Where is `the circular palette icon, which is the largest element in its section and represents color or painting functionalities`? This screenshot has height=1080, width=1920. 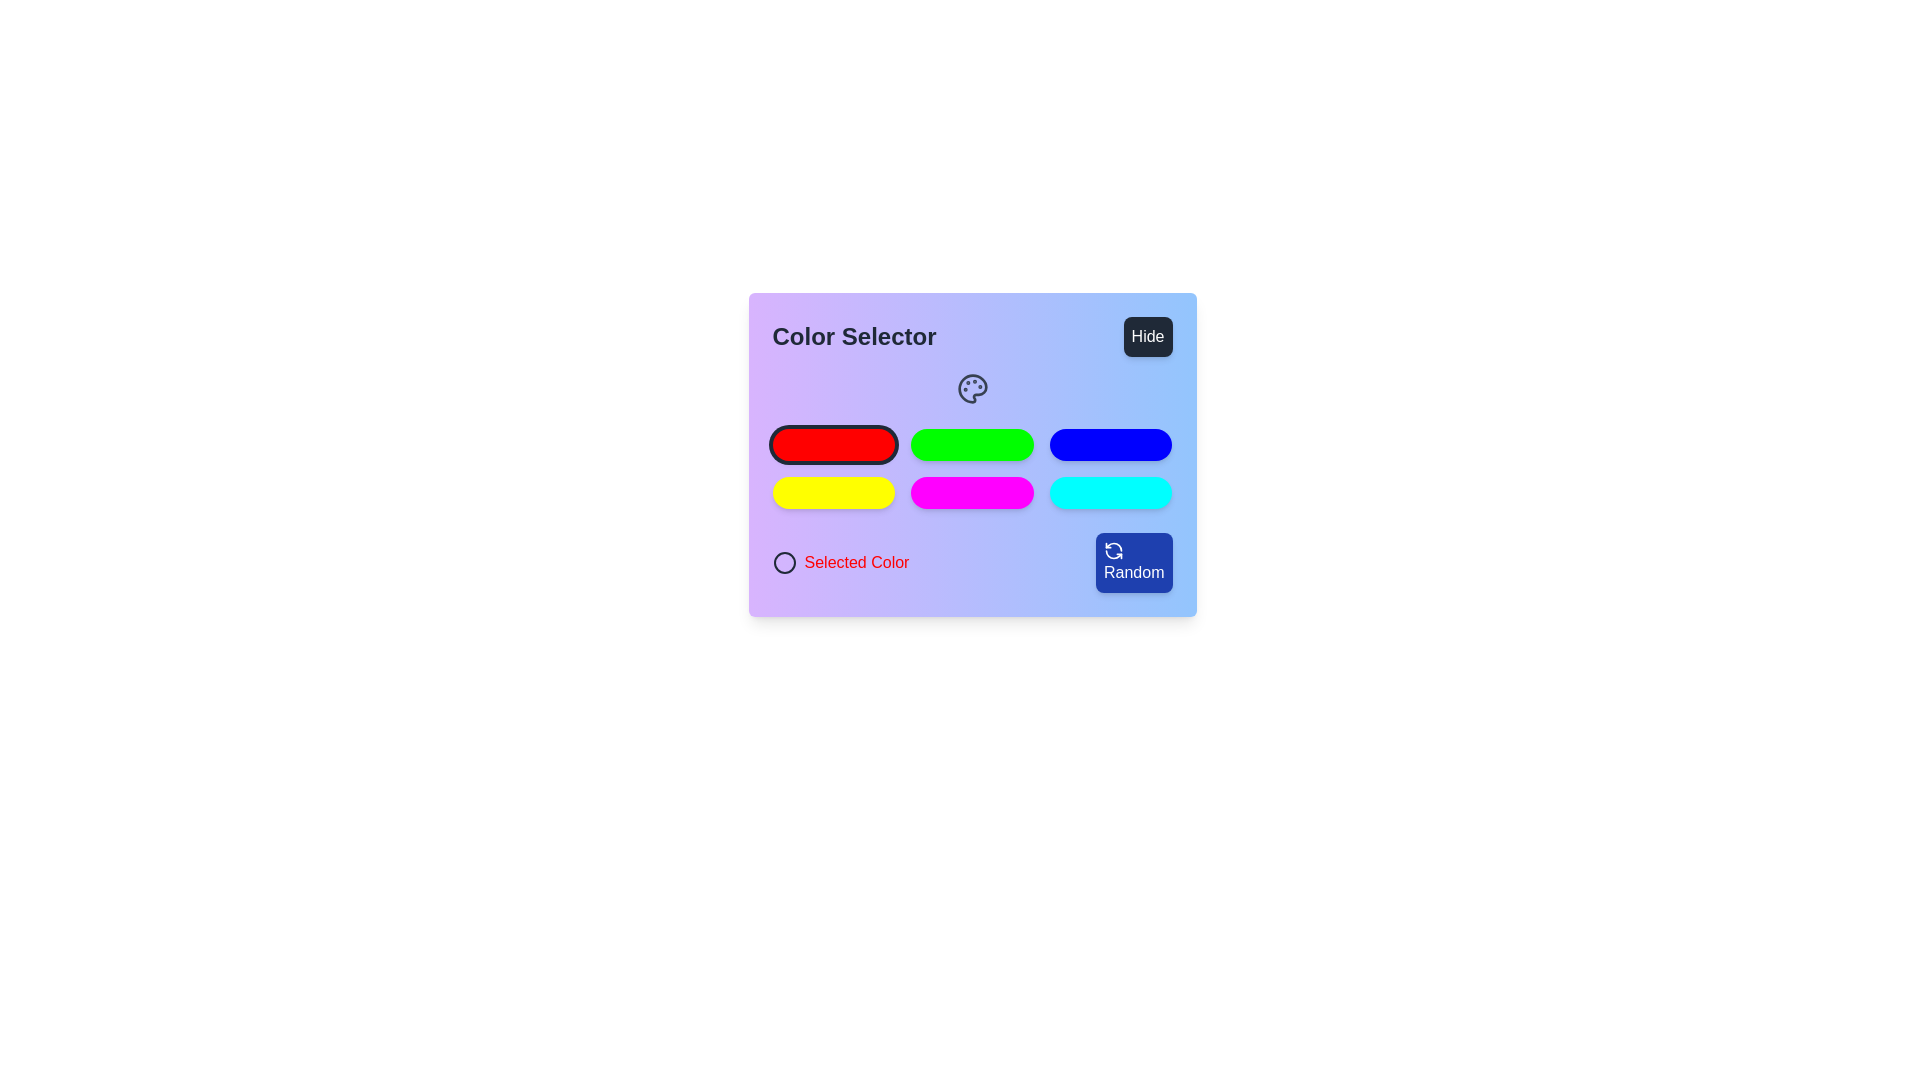
the circular palette icon, which is the largest element in its section and represents color or painting functionalities is located at coordinates (972, 389).